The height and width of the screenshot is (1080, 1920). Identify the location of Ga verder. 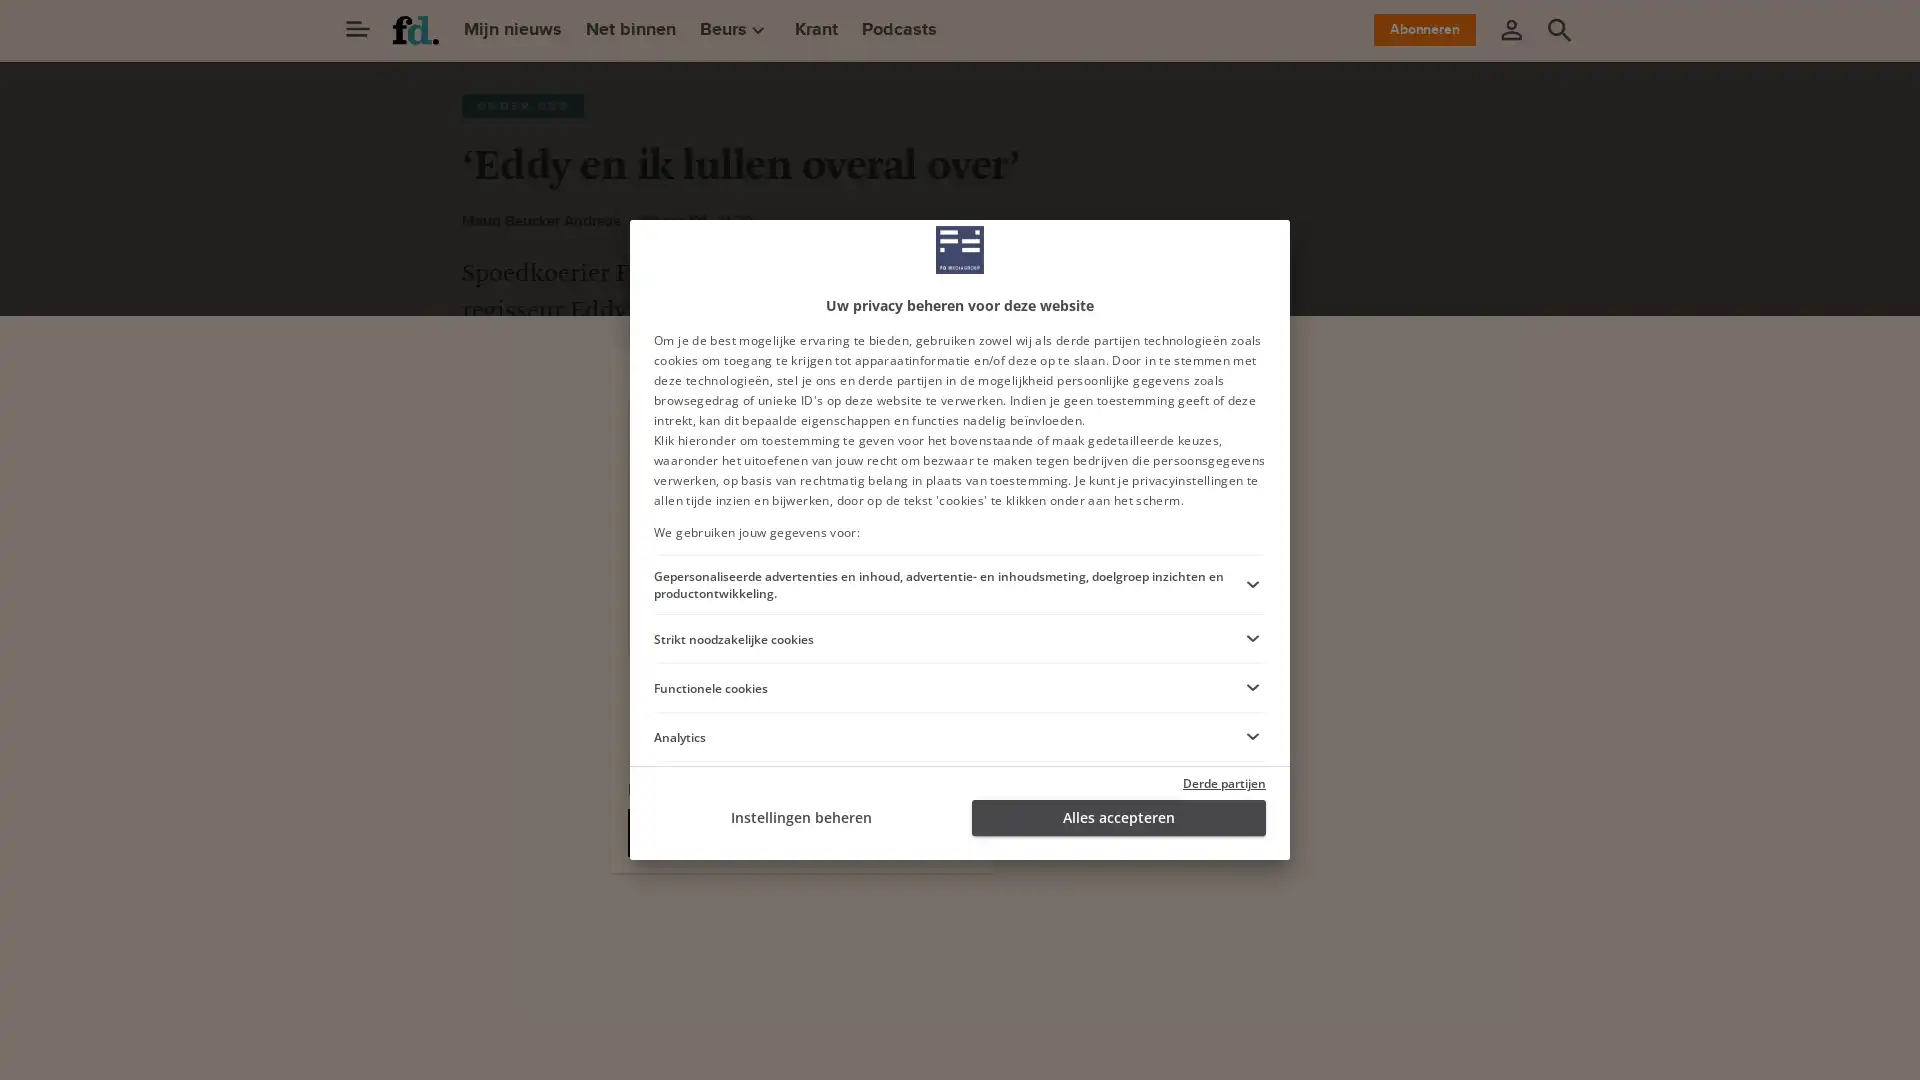
(801, 605).